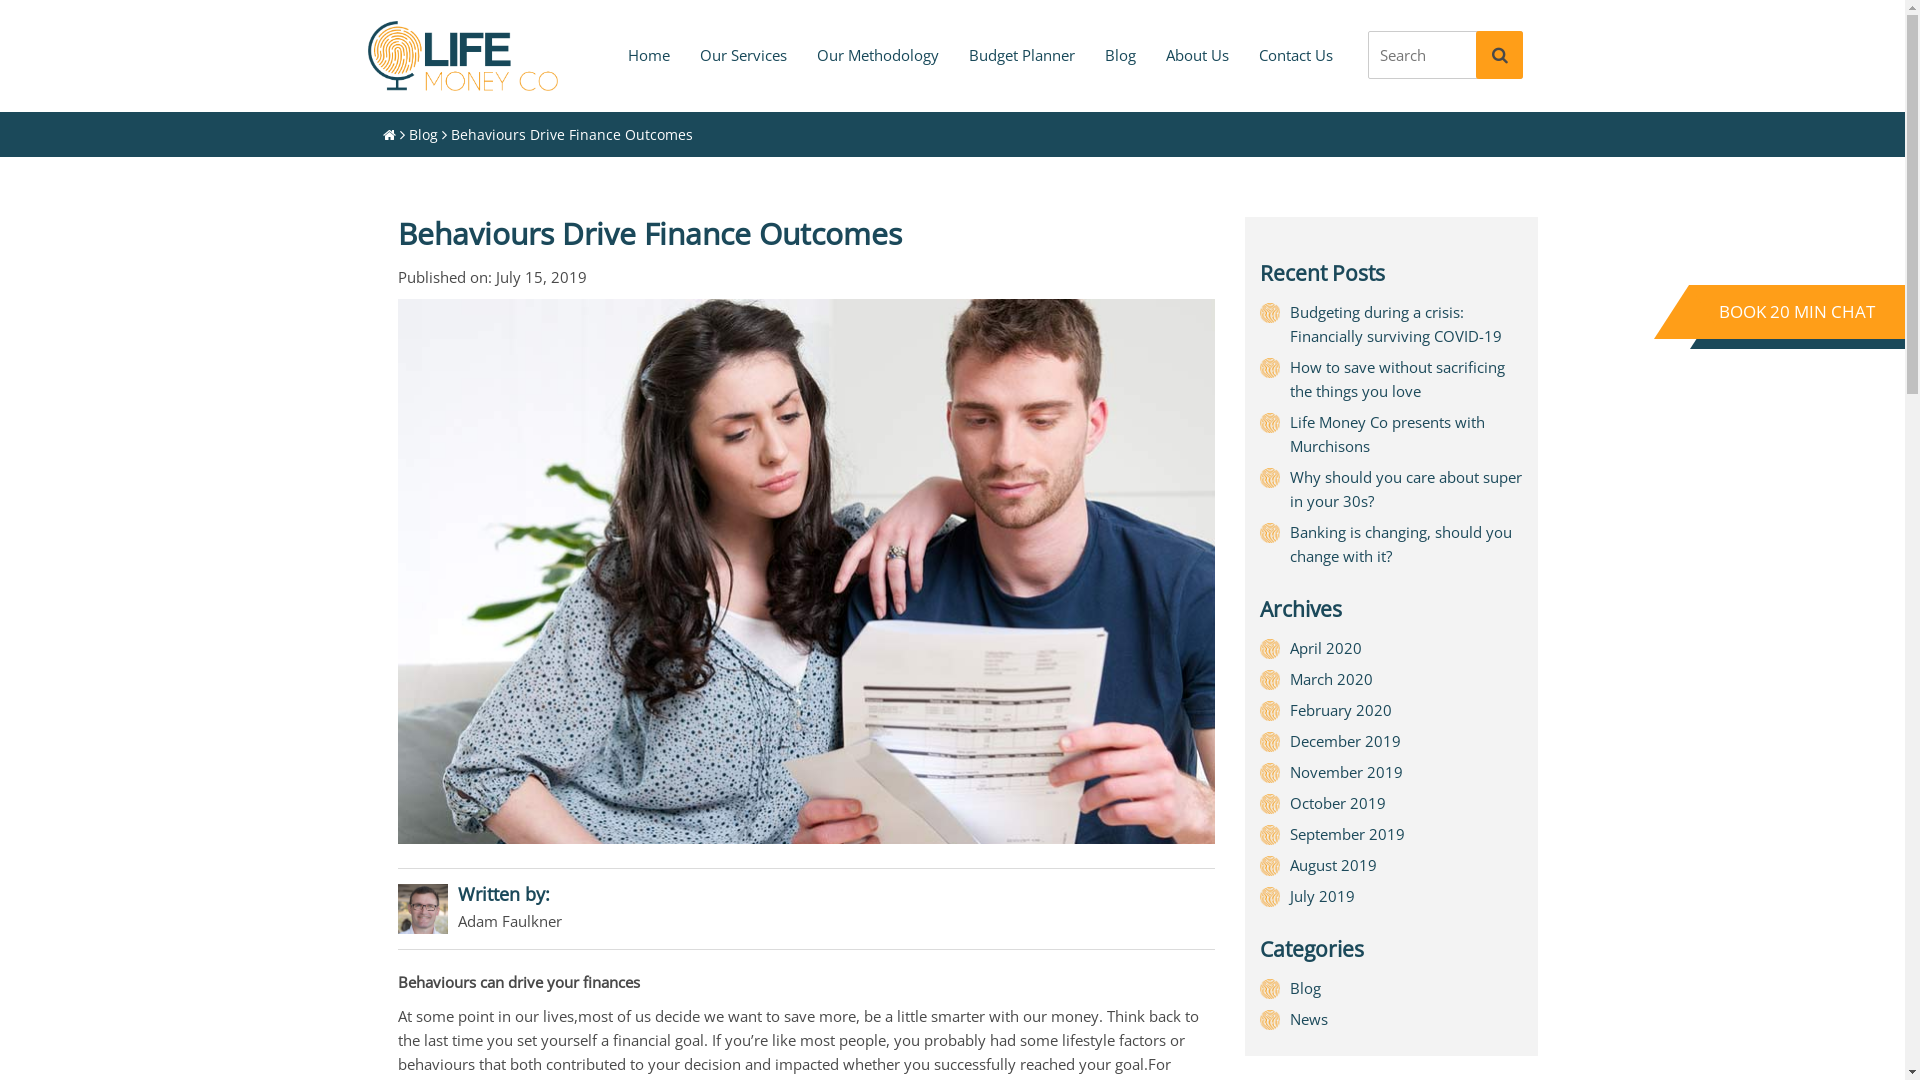 The image size is (1920, 1080). Describe the element at coordinates (1386, 433) in the screenshot. I see `'Life Money Co presents with Murchisons'` at that location.